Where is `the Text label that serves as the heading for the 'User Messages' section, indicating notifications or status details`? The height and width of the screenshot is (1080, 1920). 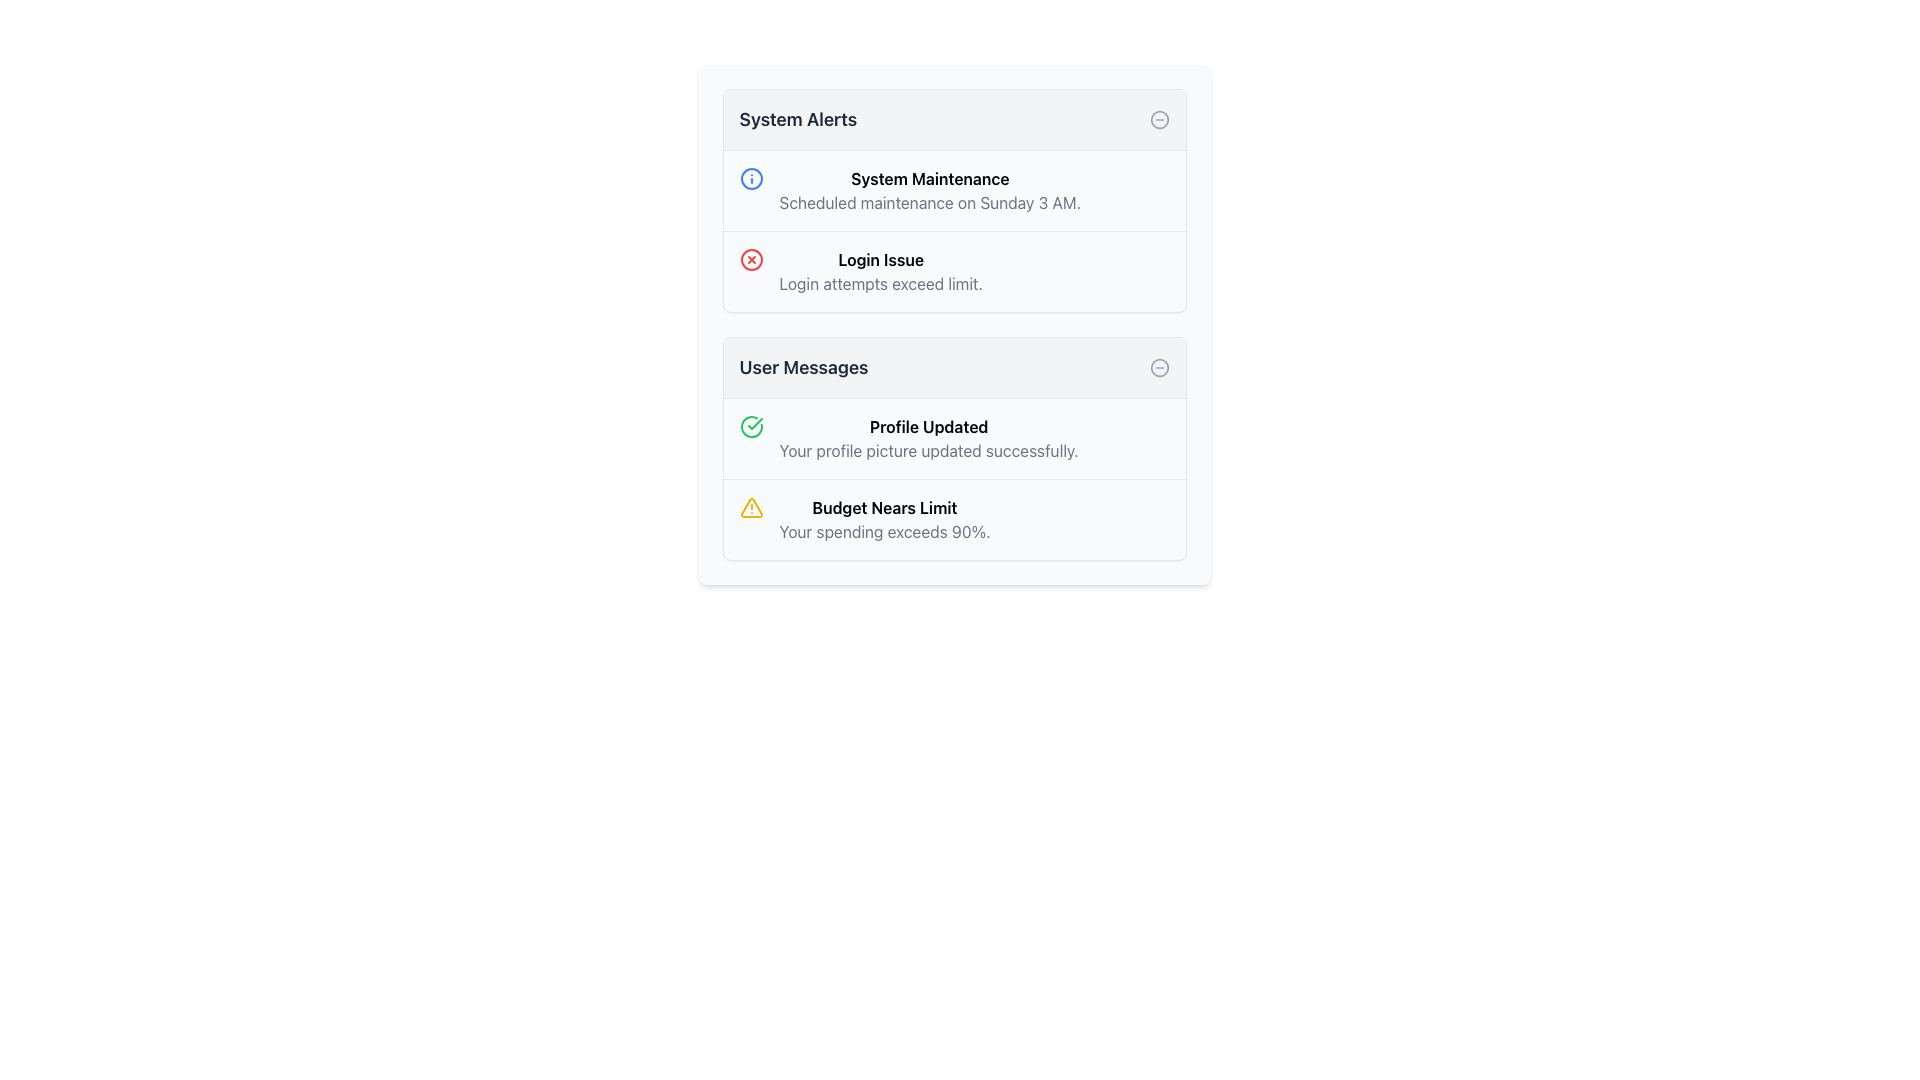 the Text label that serves as the heading for the 'User Messages' section, indicating notifications or status details is located at coordinates (803, 367).